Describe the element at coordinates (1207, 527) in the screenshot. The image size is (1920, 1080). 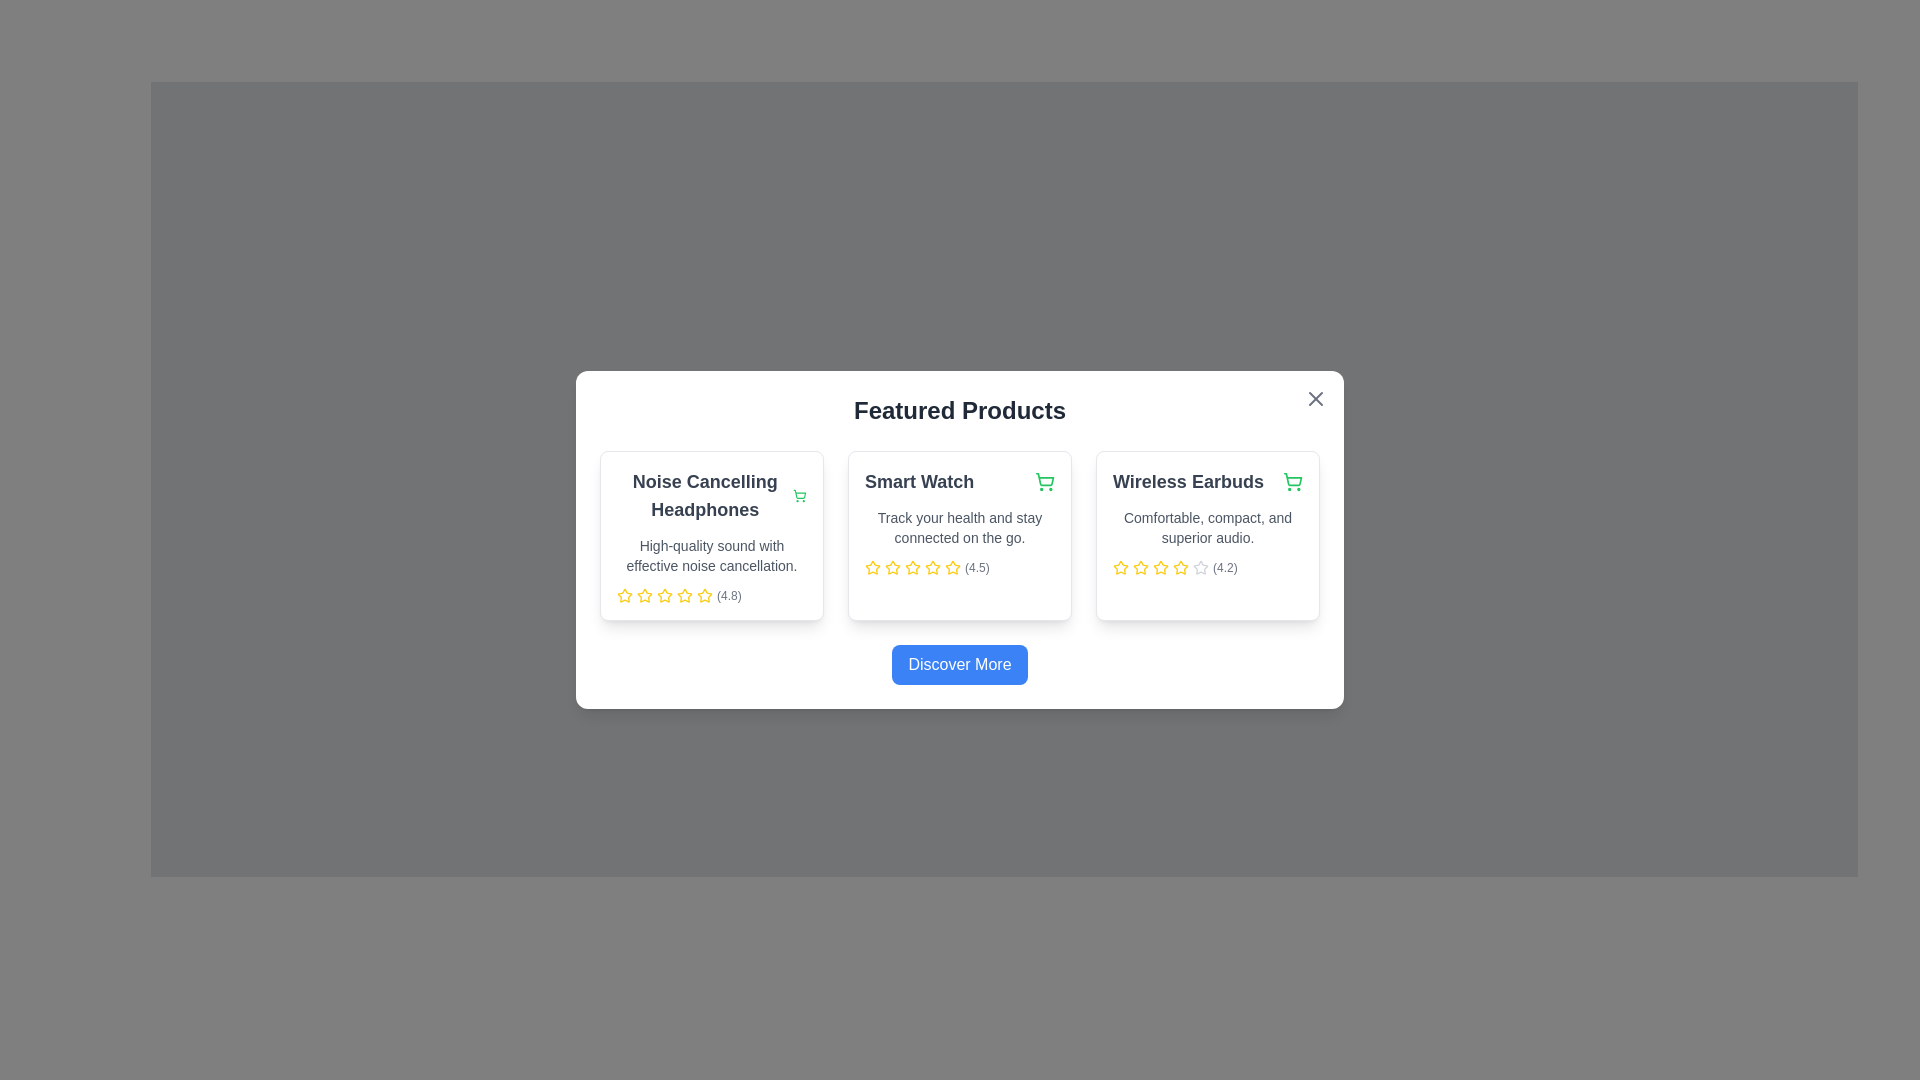
I see `descriptive subtext providing additional details about the Wireless Earbuds product, located centrally beneath the main title 'Wireless Earbuds' and above the rating section` at that location.